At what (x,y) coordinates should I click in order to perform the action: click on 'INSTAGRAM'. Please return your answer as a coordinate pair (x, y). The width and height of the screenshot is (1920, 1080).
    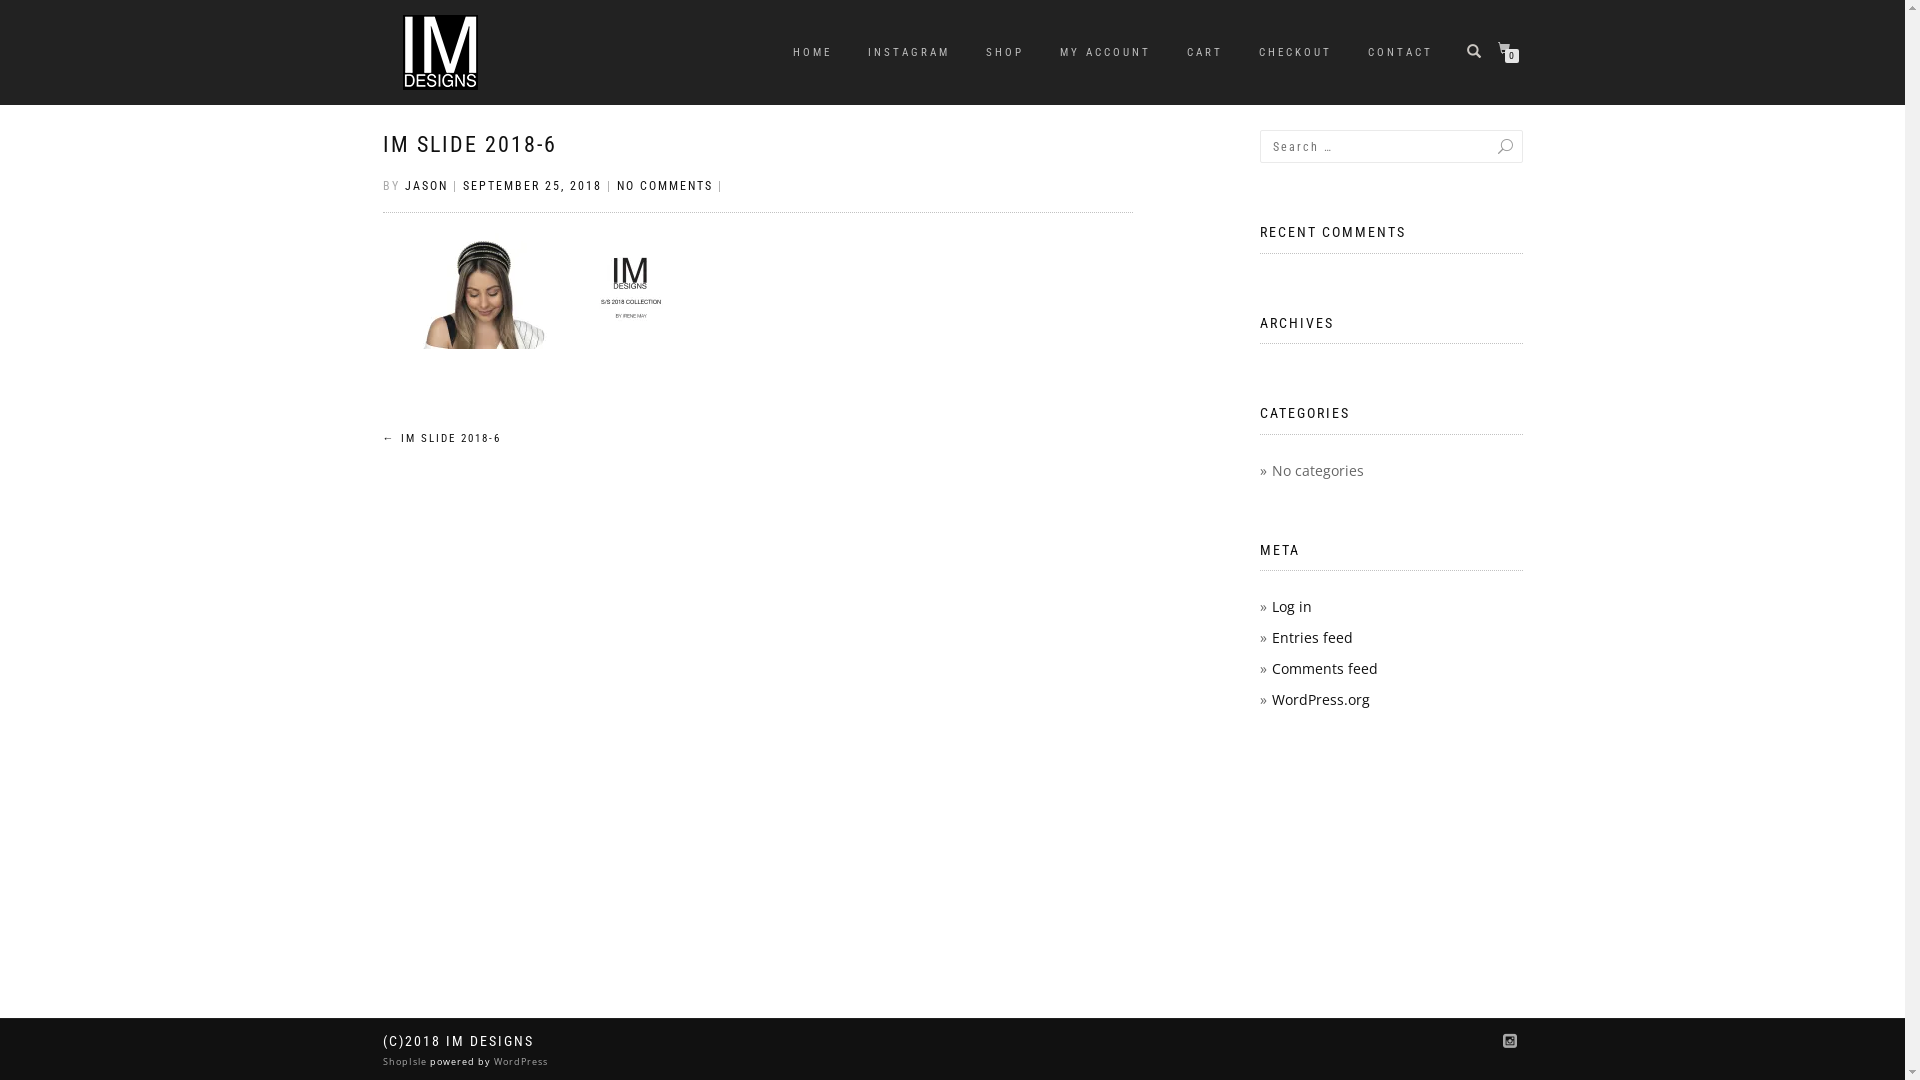
    Looking at the image, I should click on (906, 52).